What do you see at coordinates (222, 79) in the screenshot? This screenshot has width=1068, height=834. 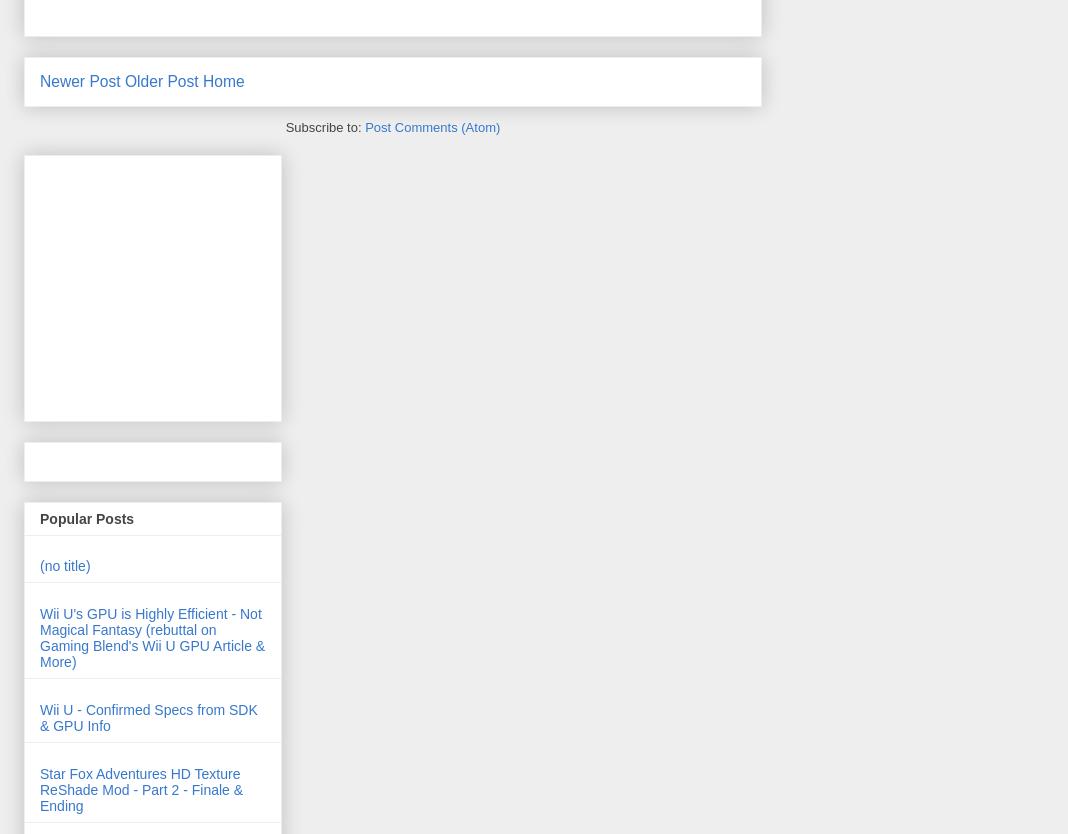 I see `'Home'` at bounding box center [222, 79].